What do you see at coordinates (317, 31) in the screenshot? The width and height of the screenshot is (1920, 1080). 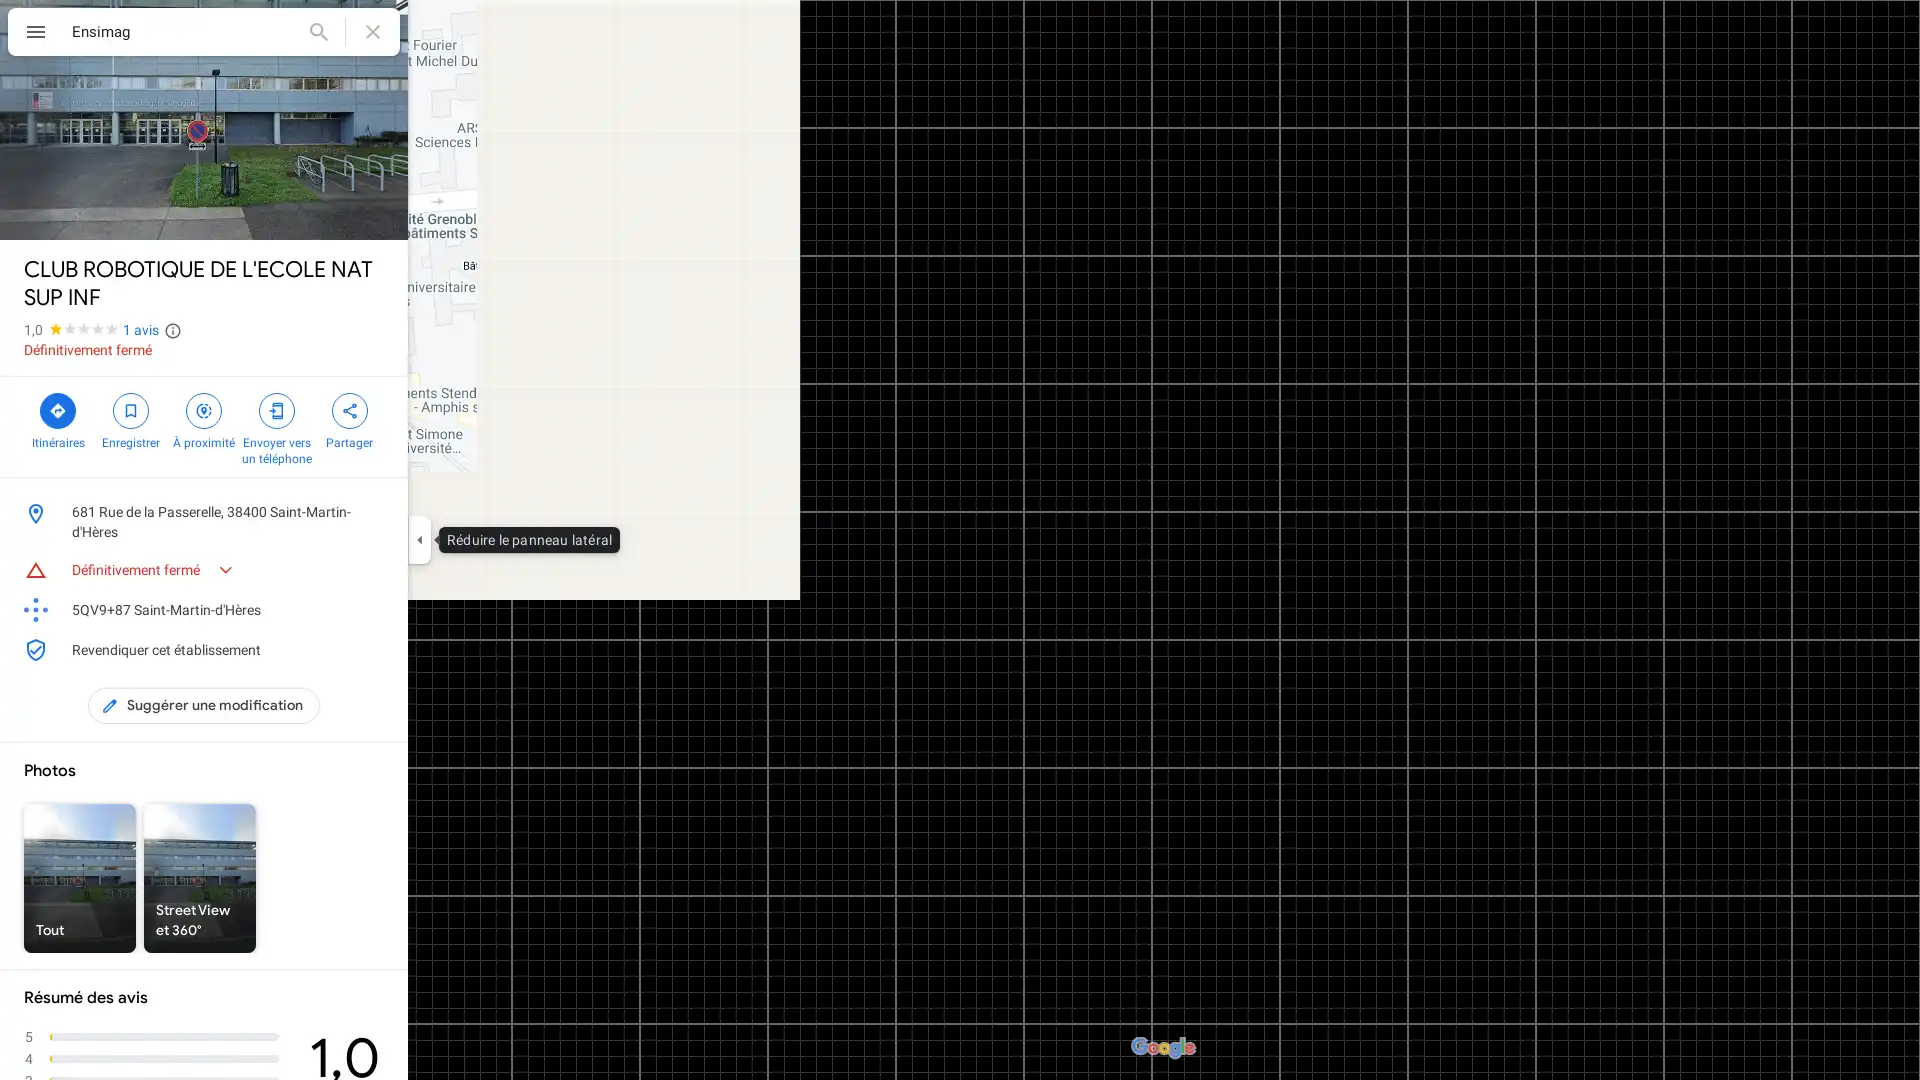 I see `Rechercher` at bounding box center [317, 31].